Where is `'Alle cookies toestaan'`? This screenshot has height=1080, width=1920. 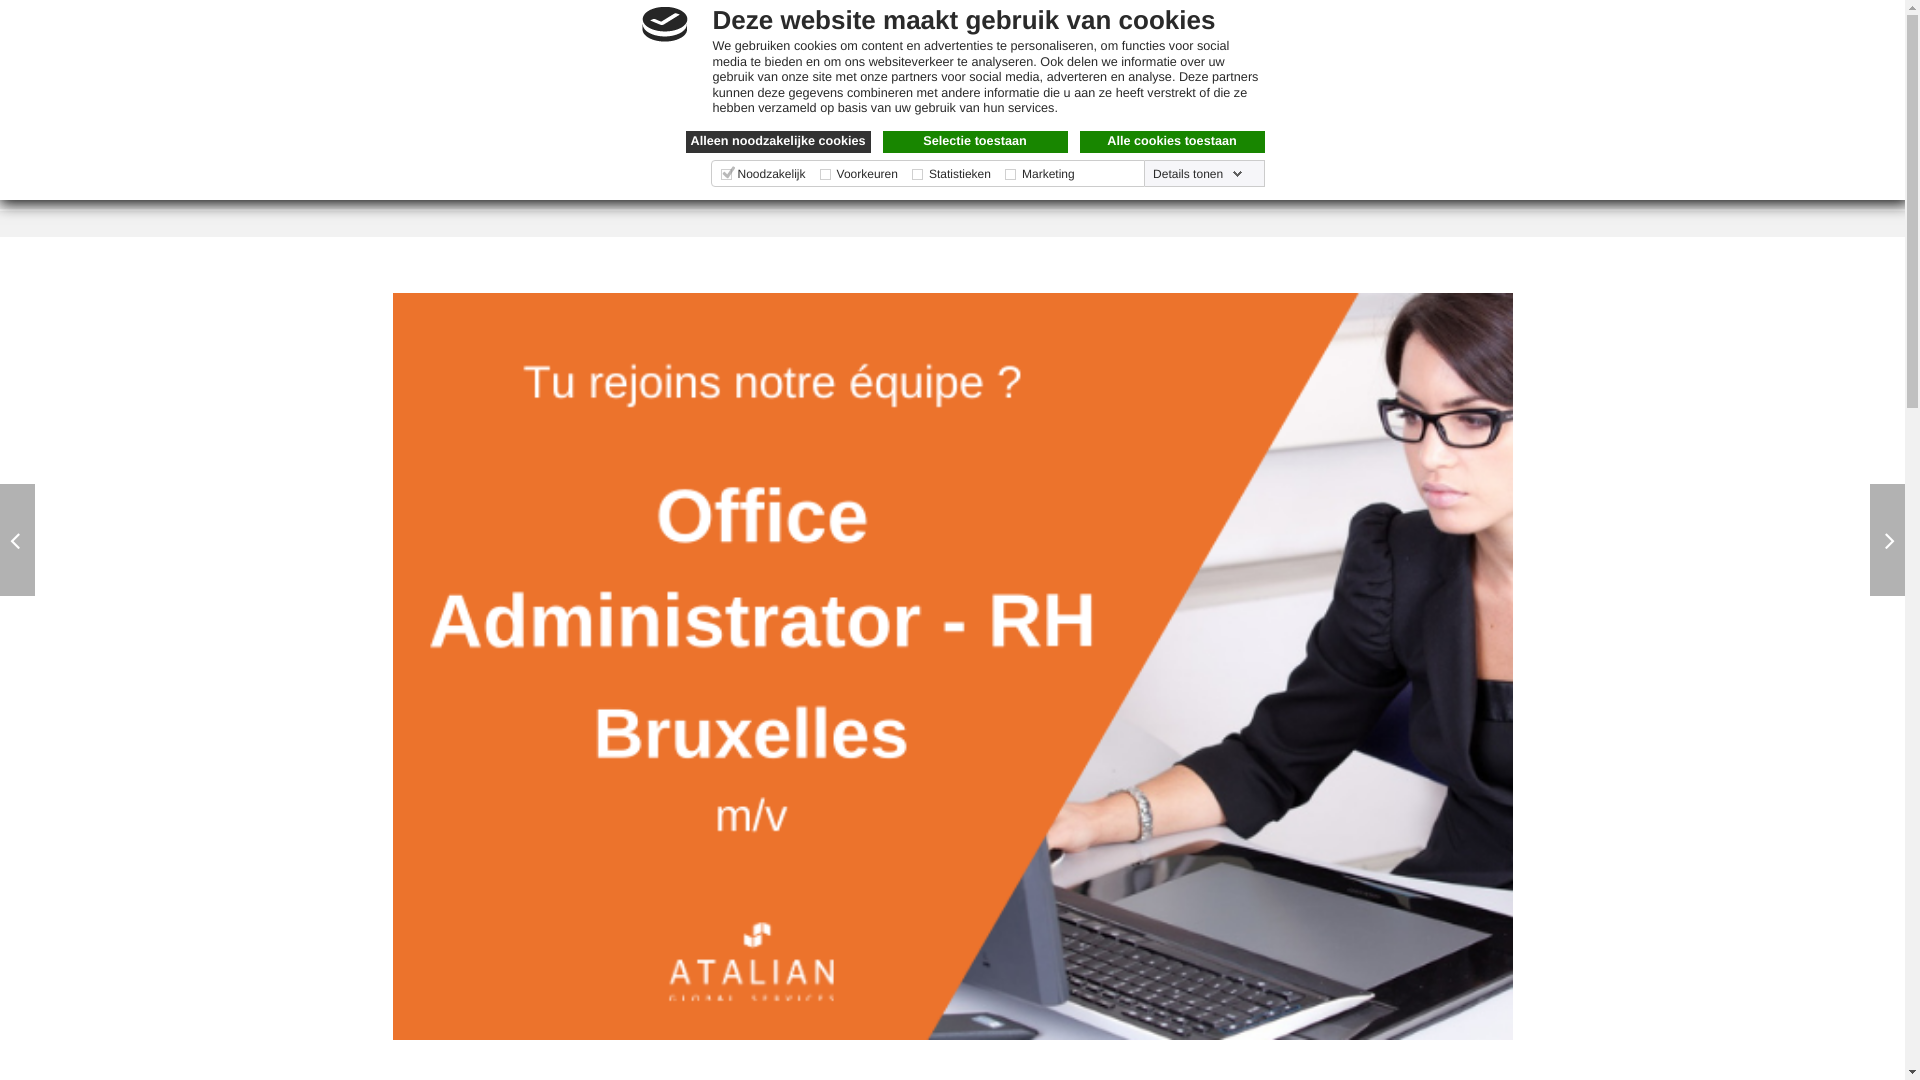
'Alle cookies toestaan' is located at coordinates (1172, 141).